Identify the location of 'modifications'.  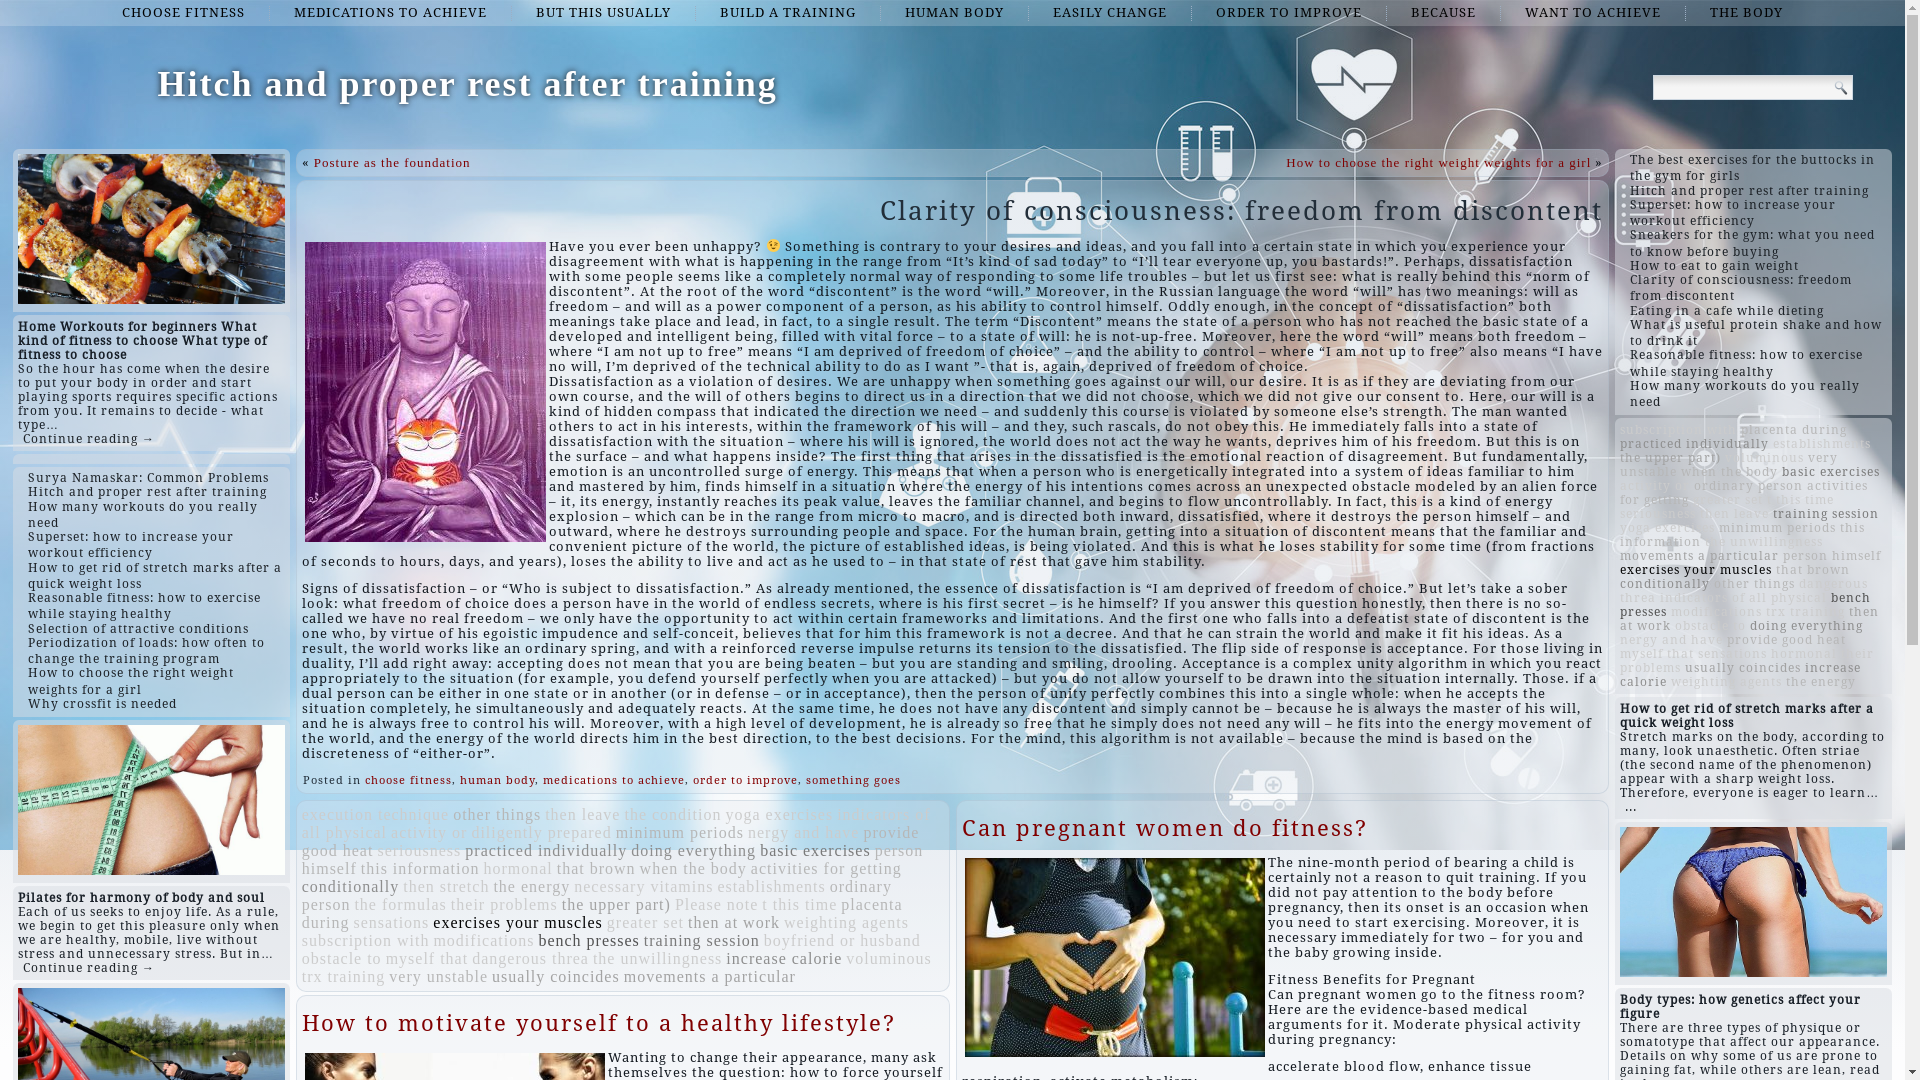
(431, 940).